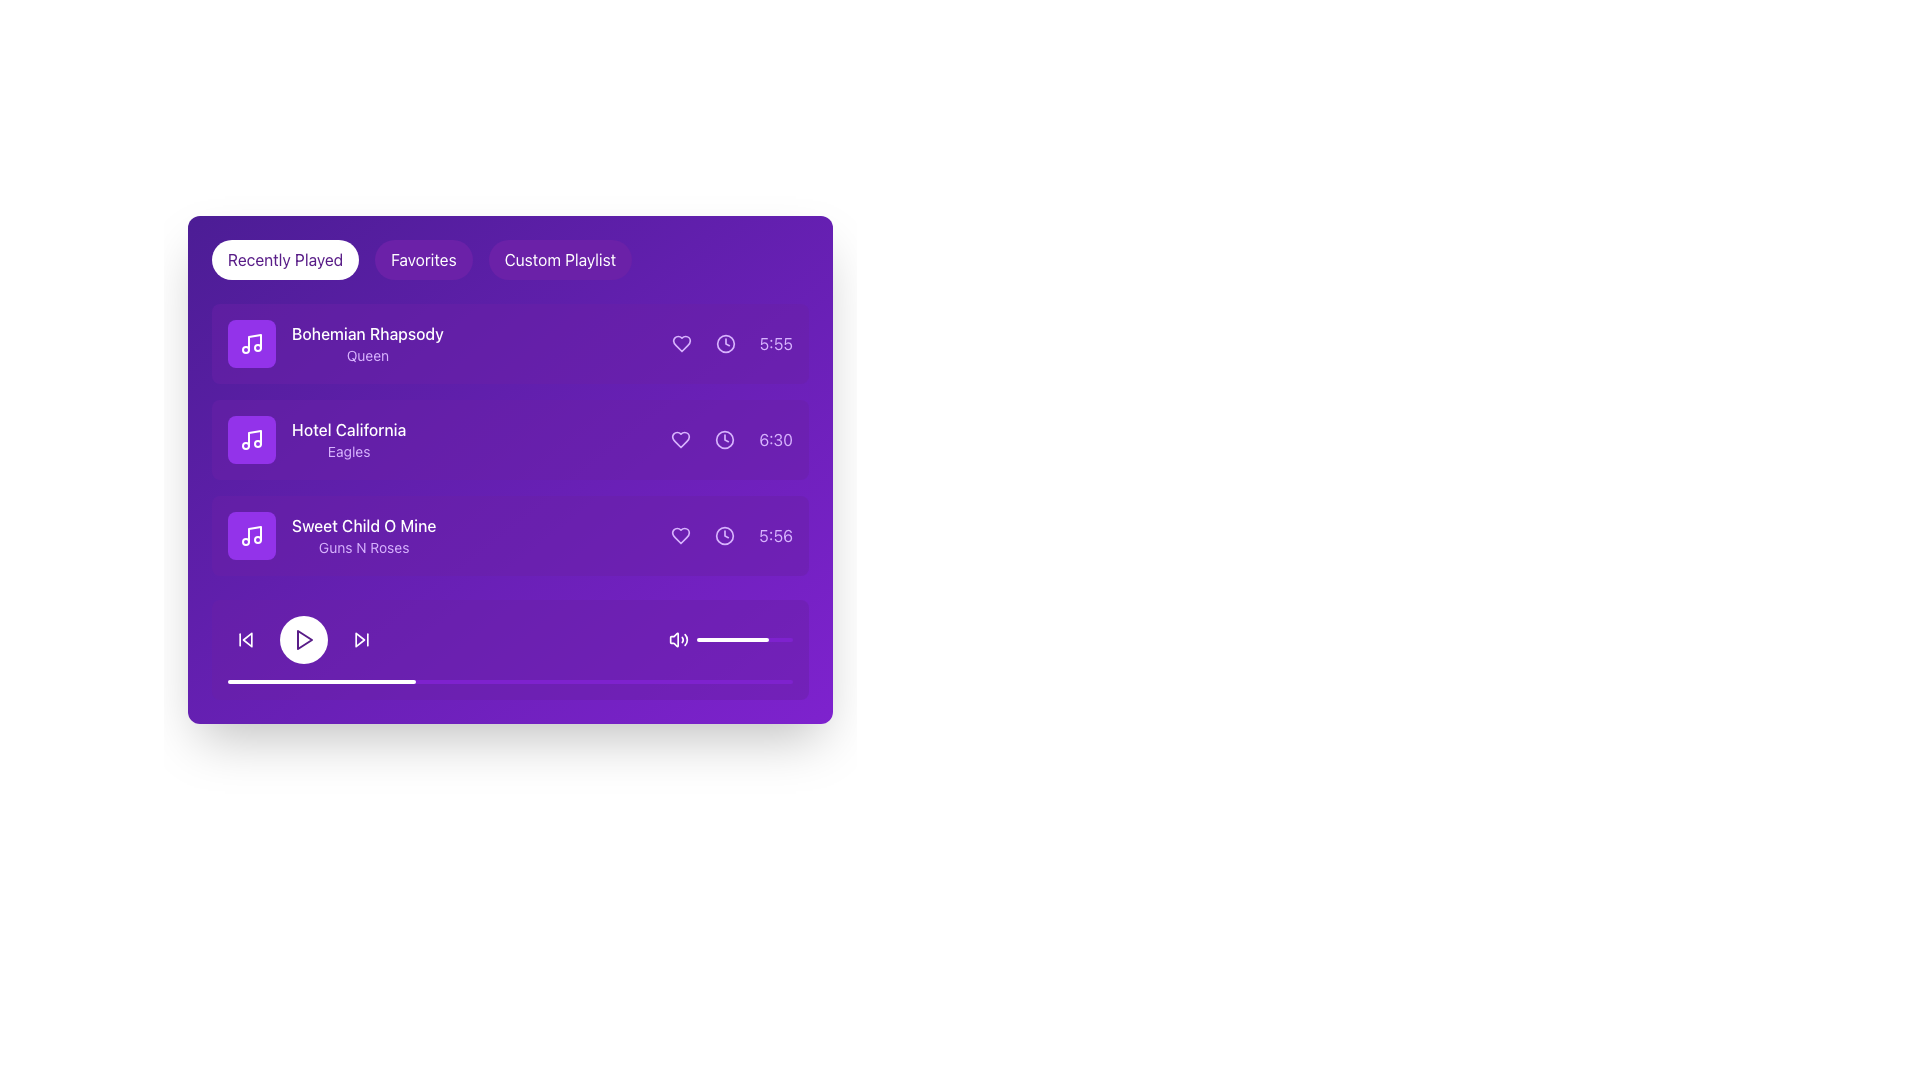  Describe the element at coordinates (724, 438) in the screenshot. I see `the SVG circle element that represents the outer circular shape of the clock icon associated with the 'Hotel California' item` at that location.